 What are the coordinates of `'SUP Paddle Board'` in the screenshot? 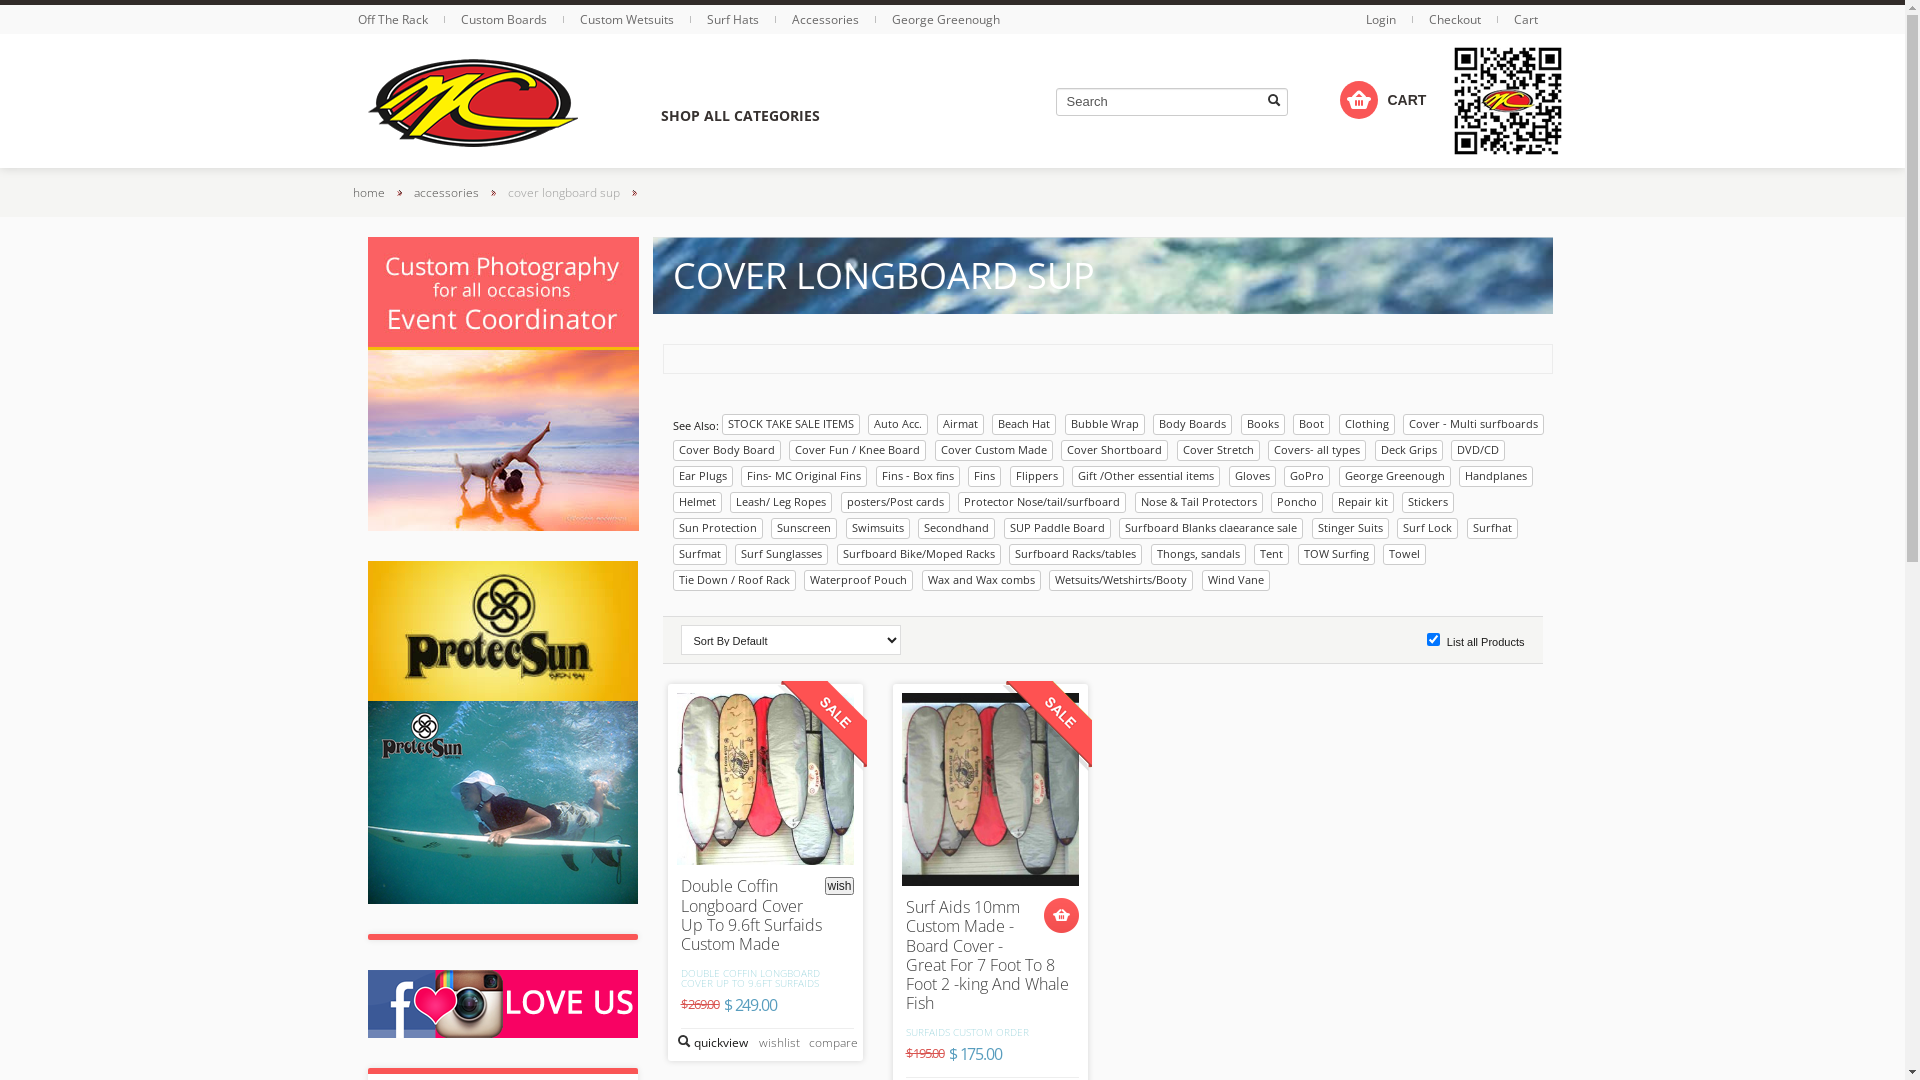 It's located at (1003, 527).